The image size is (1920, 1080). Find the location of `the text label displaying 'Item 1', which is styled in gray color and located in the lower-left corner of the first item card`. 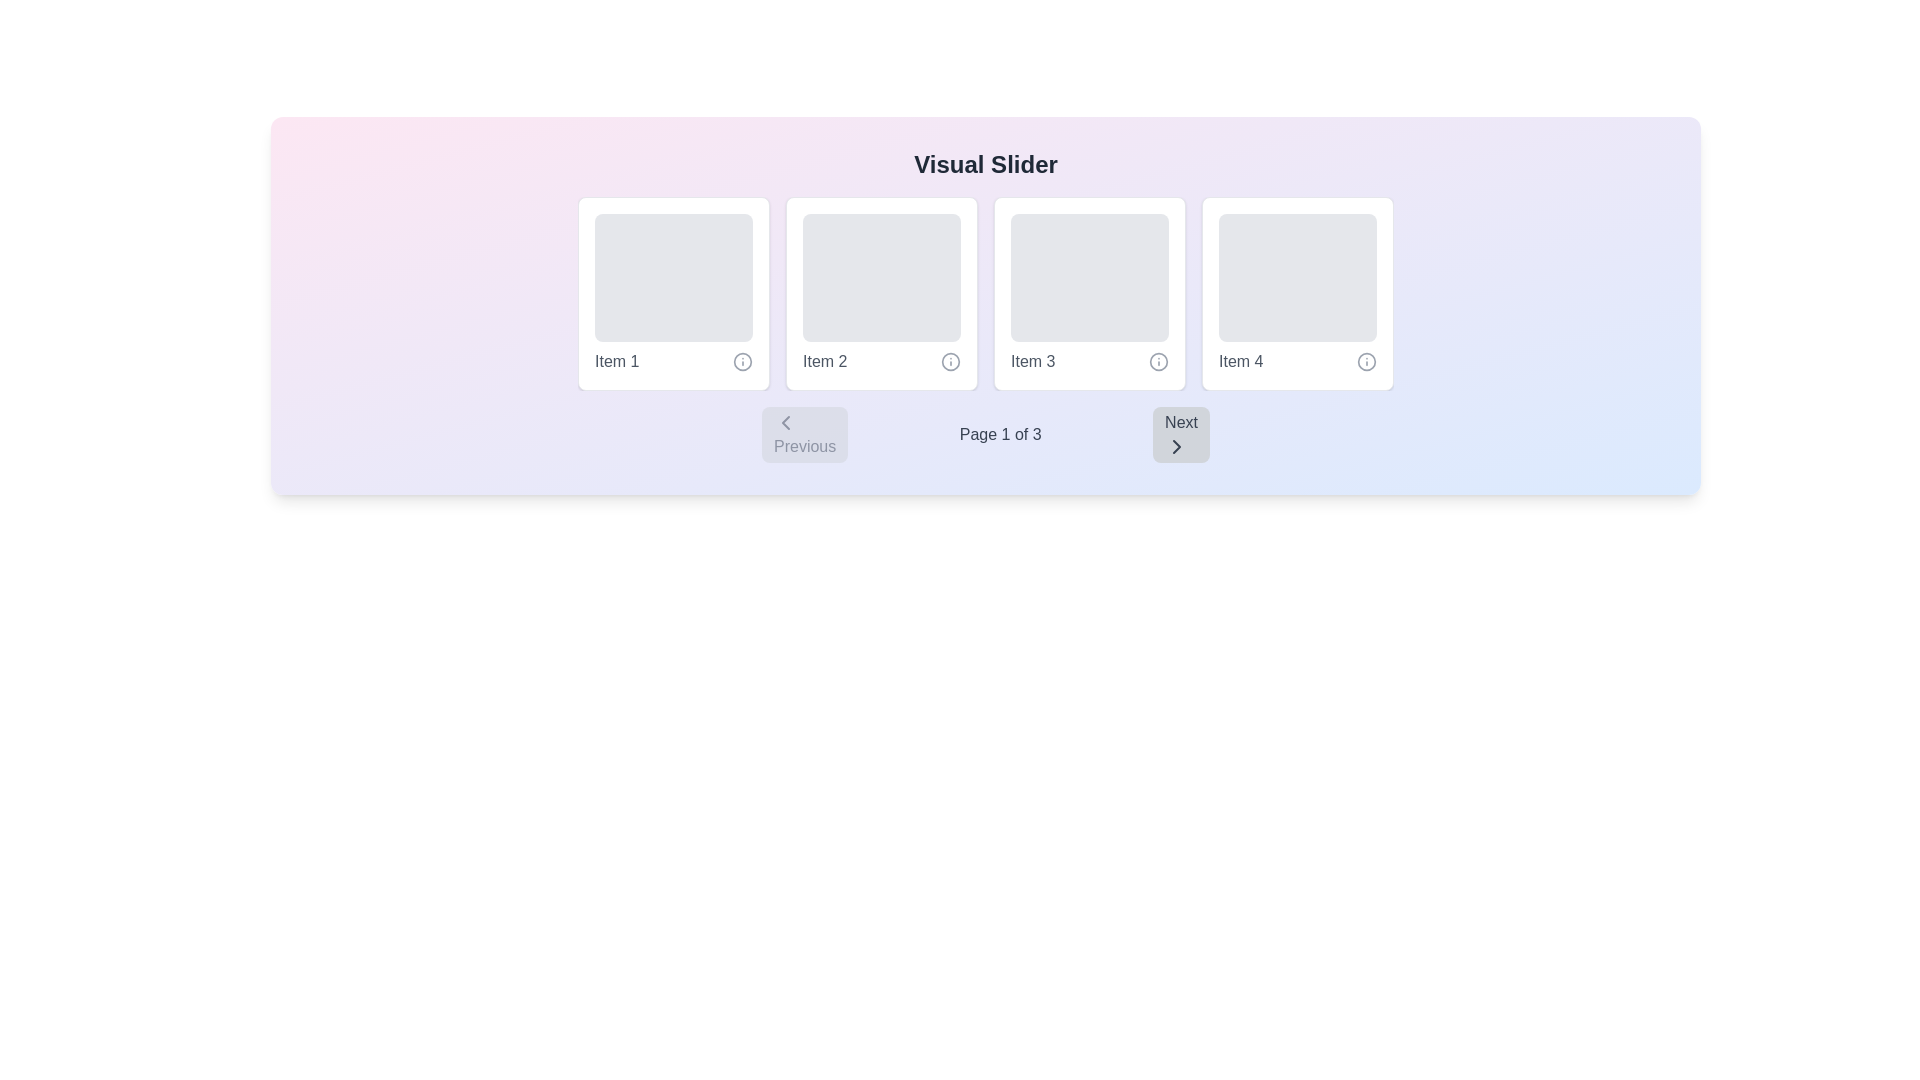

the text label displaying 'Item 1', which is styled in gray color and located in the lower-left corner of the first item card is located at coordinates (616, 362).